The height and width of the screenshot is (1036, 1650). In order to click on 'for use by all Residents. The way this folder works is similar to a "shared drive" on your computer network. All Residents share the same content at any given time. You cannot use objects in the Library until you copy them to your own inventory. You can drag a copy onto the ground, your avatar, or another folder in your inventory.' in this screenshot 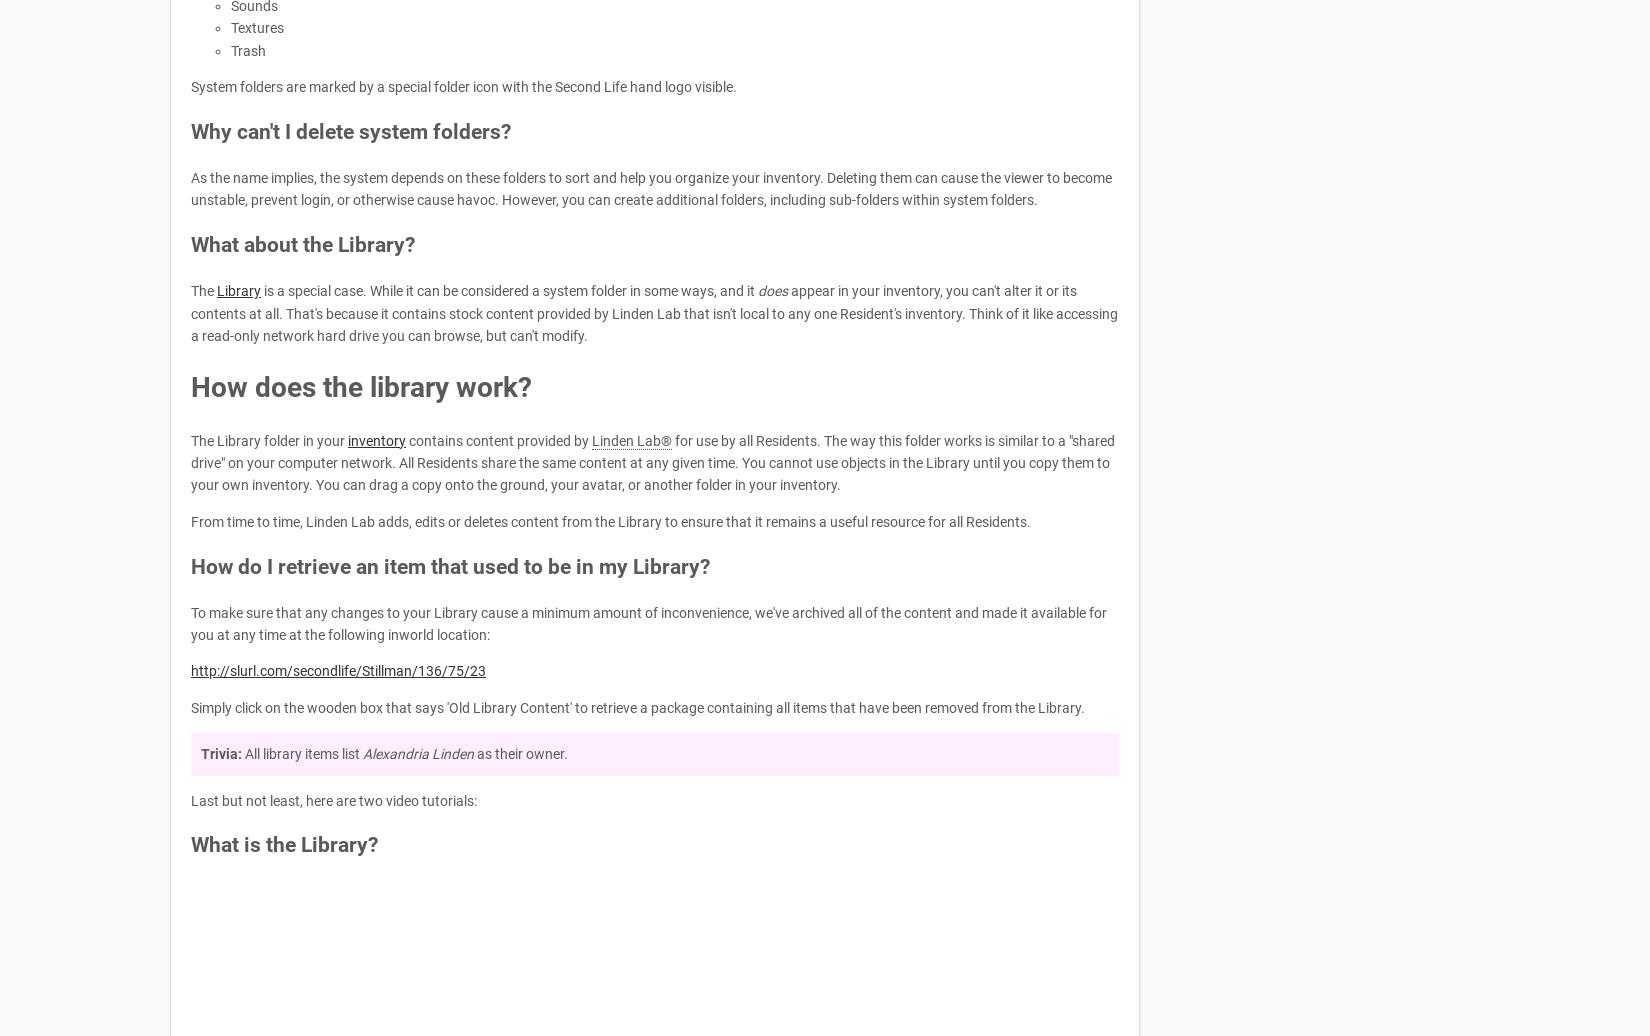, I will do `click(652, 462)`.